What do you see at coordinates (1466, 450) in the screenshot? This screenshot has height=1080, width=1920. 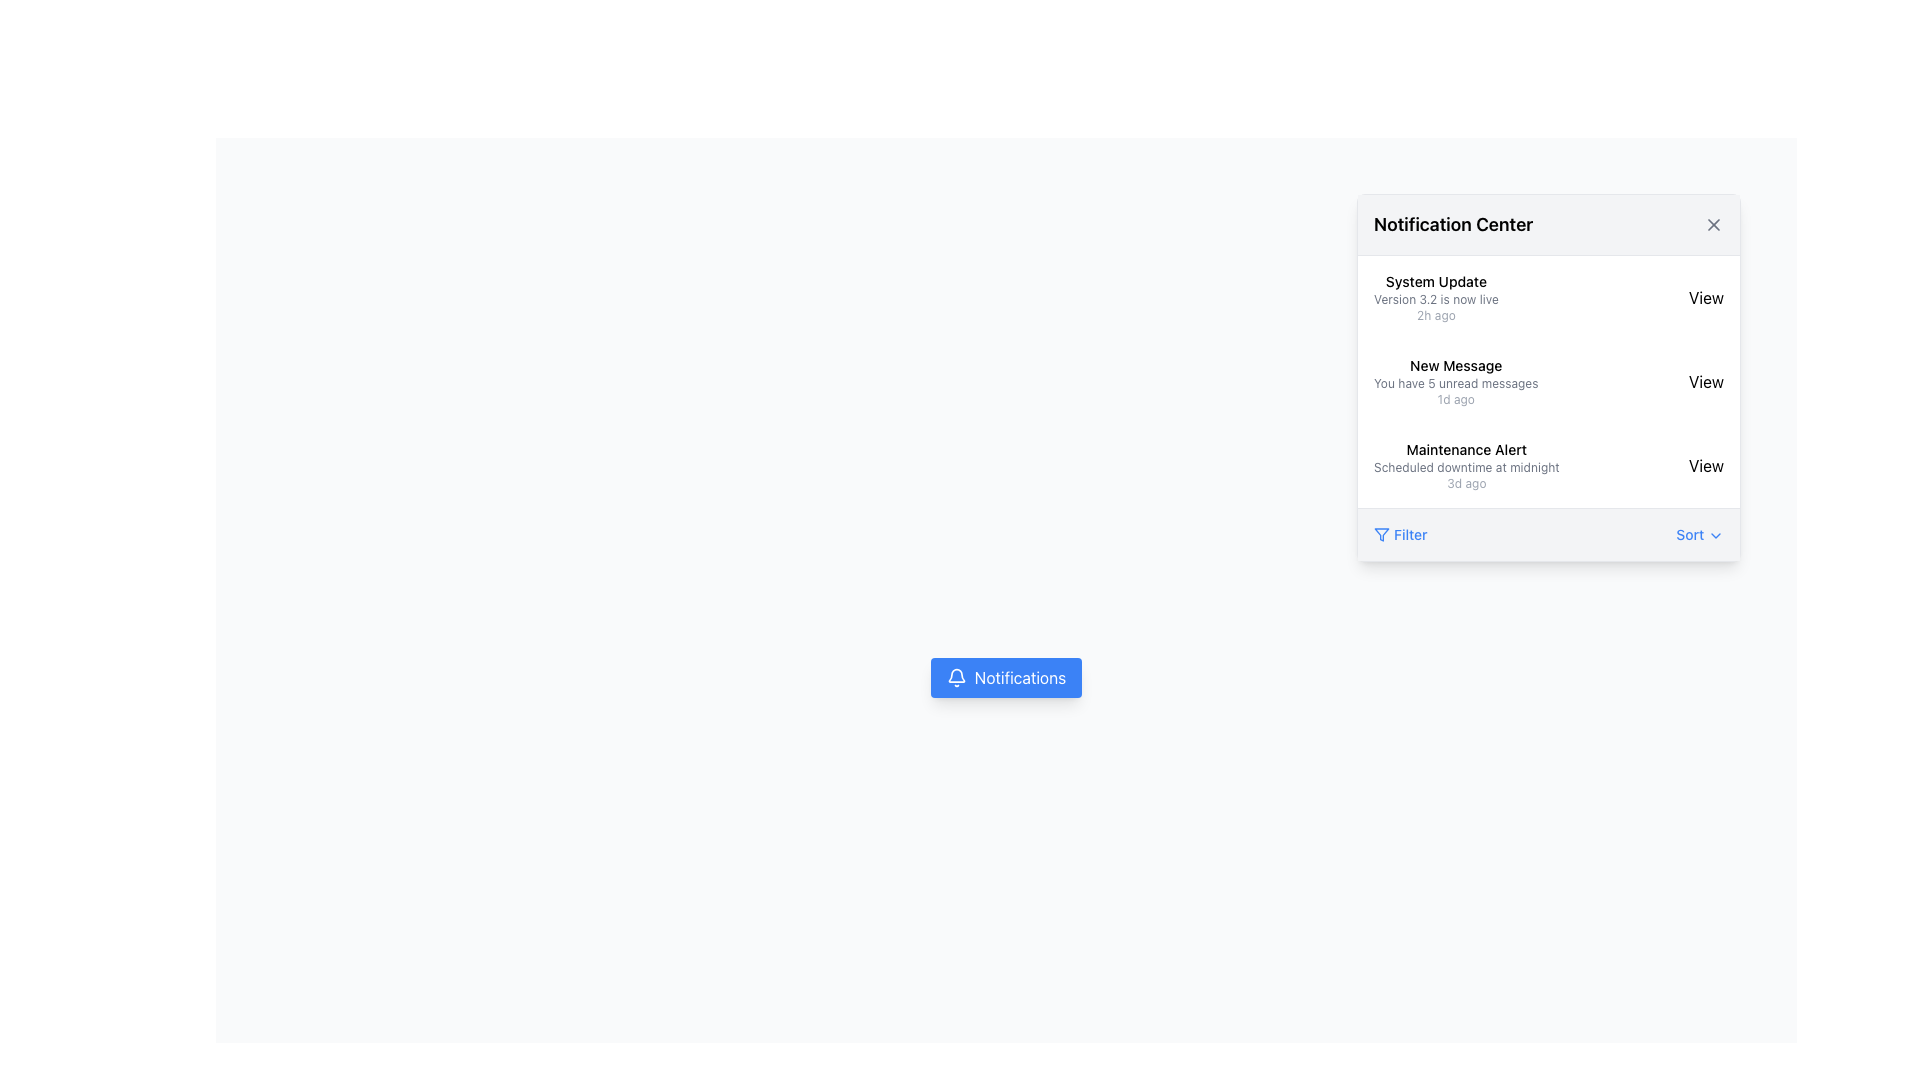 I see `the Text Label that serves as the title of the notification message indicating 'Maintenance Alert'` at bounding box center [1466, 450].